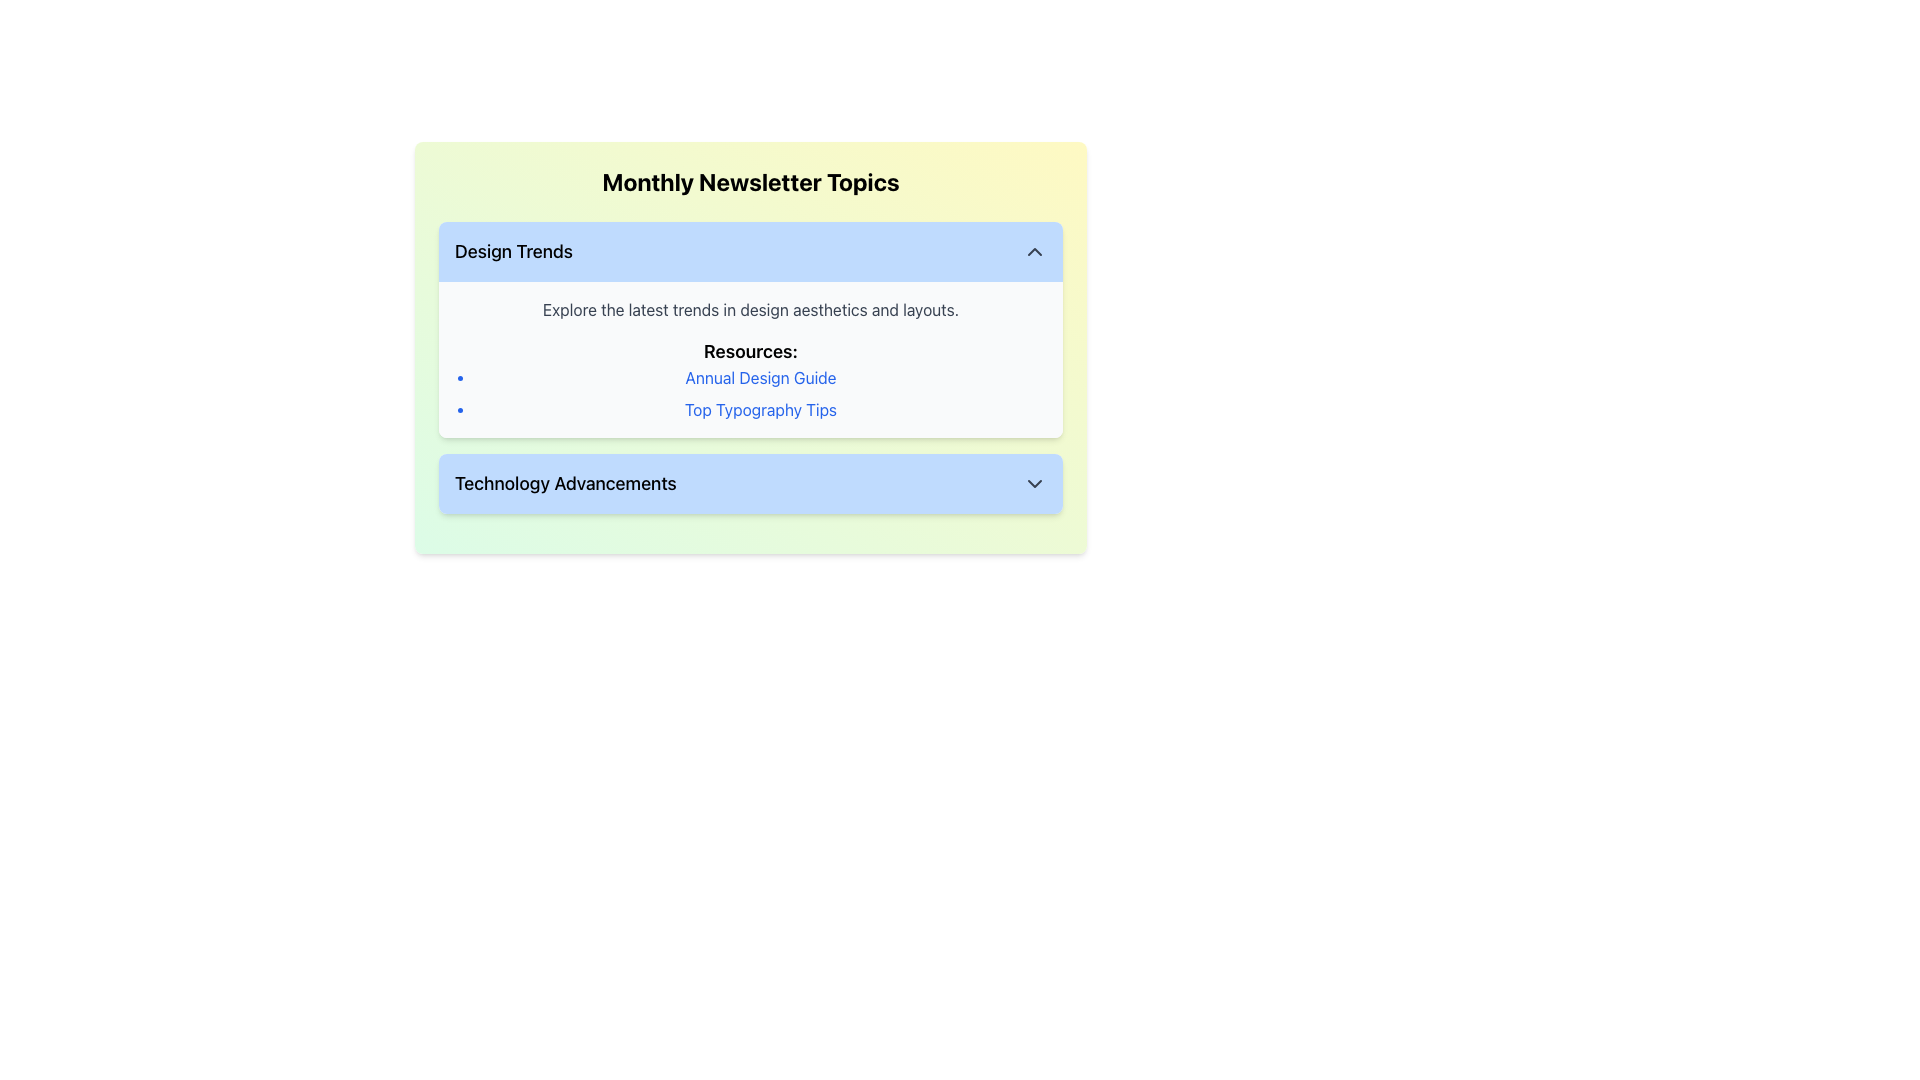  I want to click on the 'Design Trends' label, which is a bold, black text on a blue background, so click(513, 250).